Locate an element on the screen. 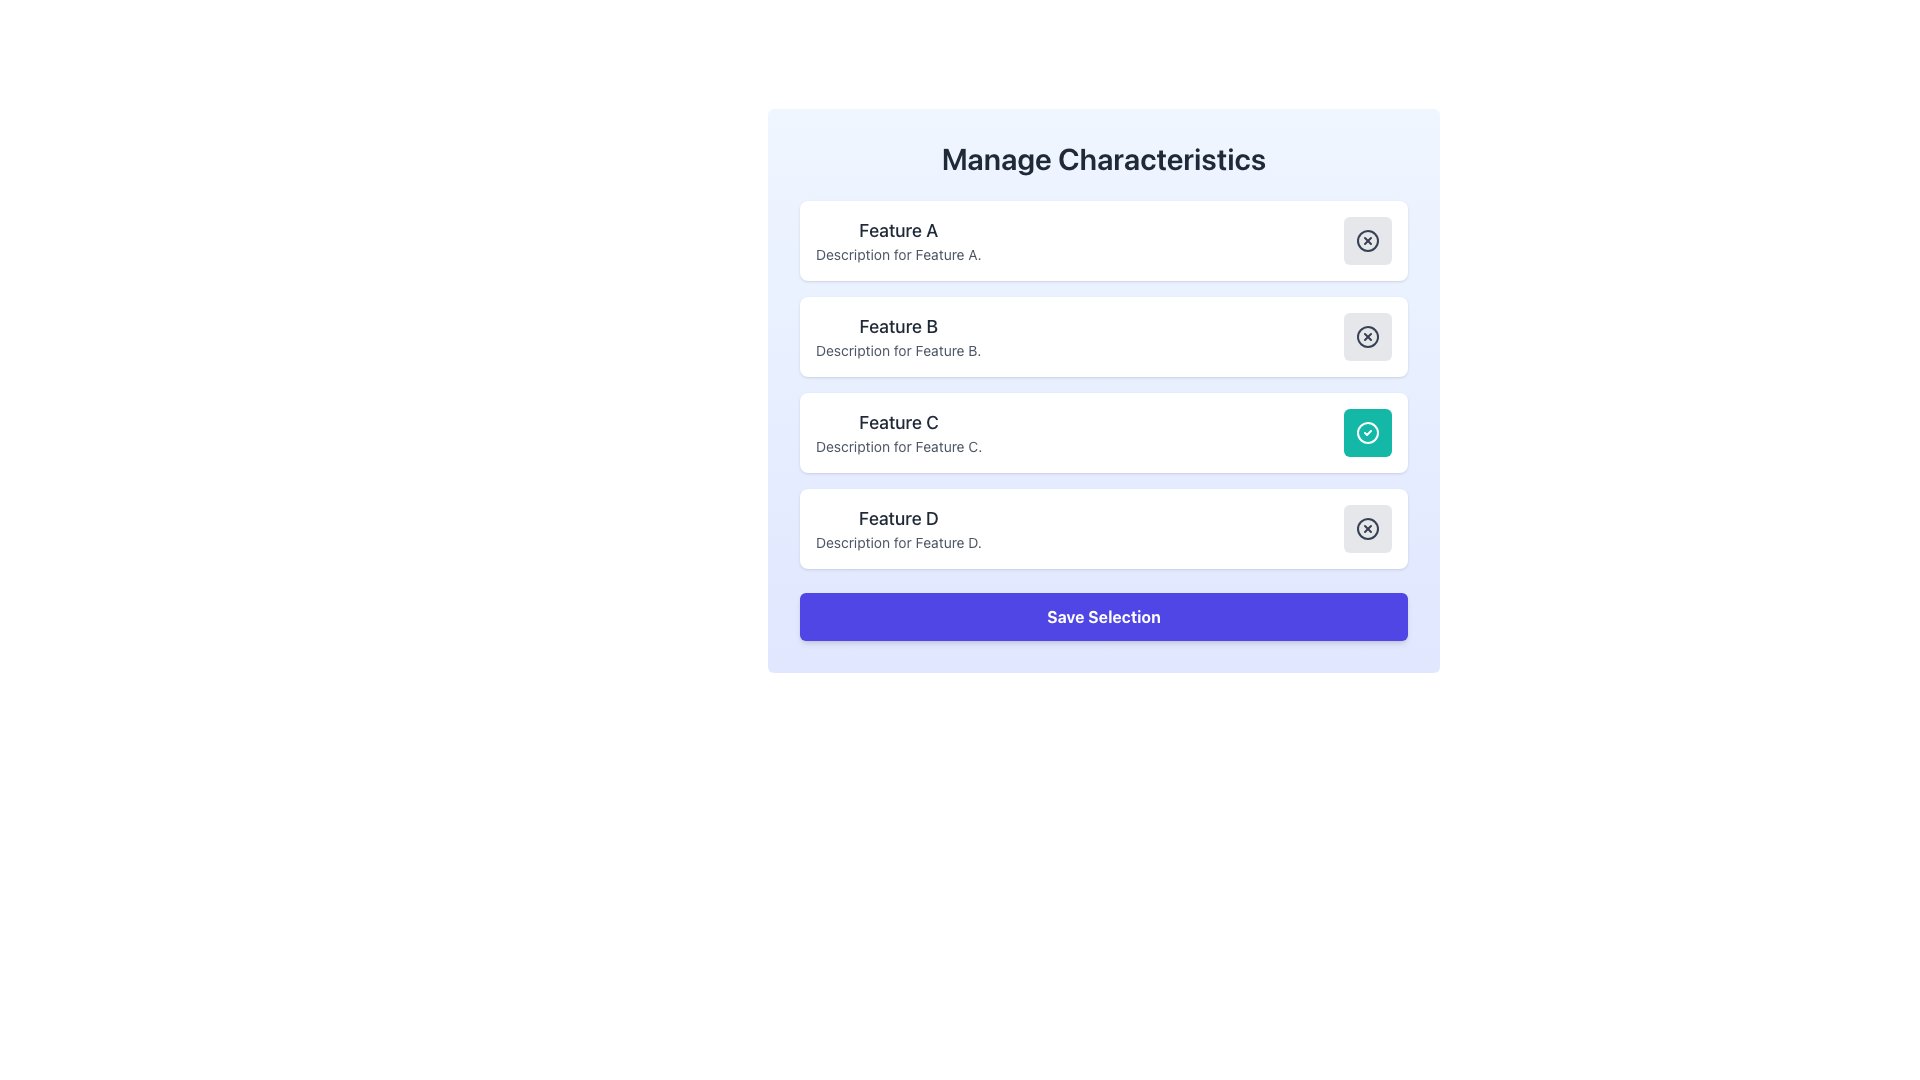  the selectable row labeled 'Feature B' is located at coordinates (1103, 335).